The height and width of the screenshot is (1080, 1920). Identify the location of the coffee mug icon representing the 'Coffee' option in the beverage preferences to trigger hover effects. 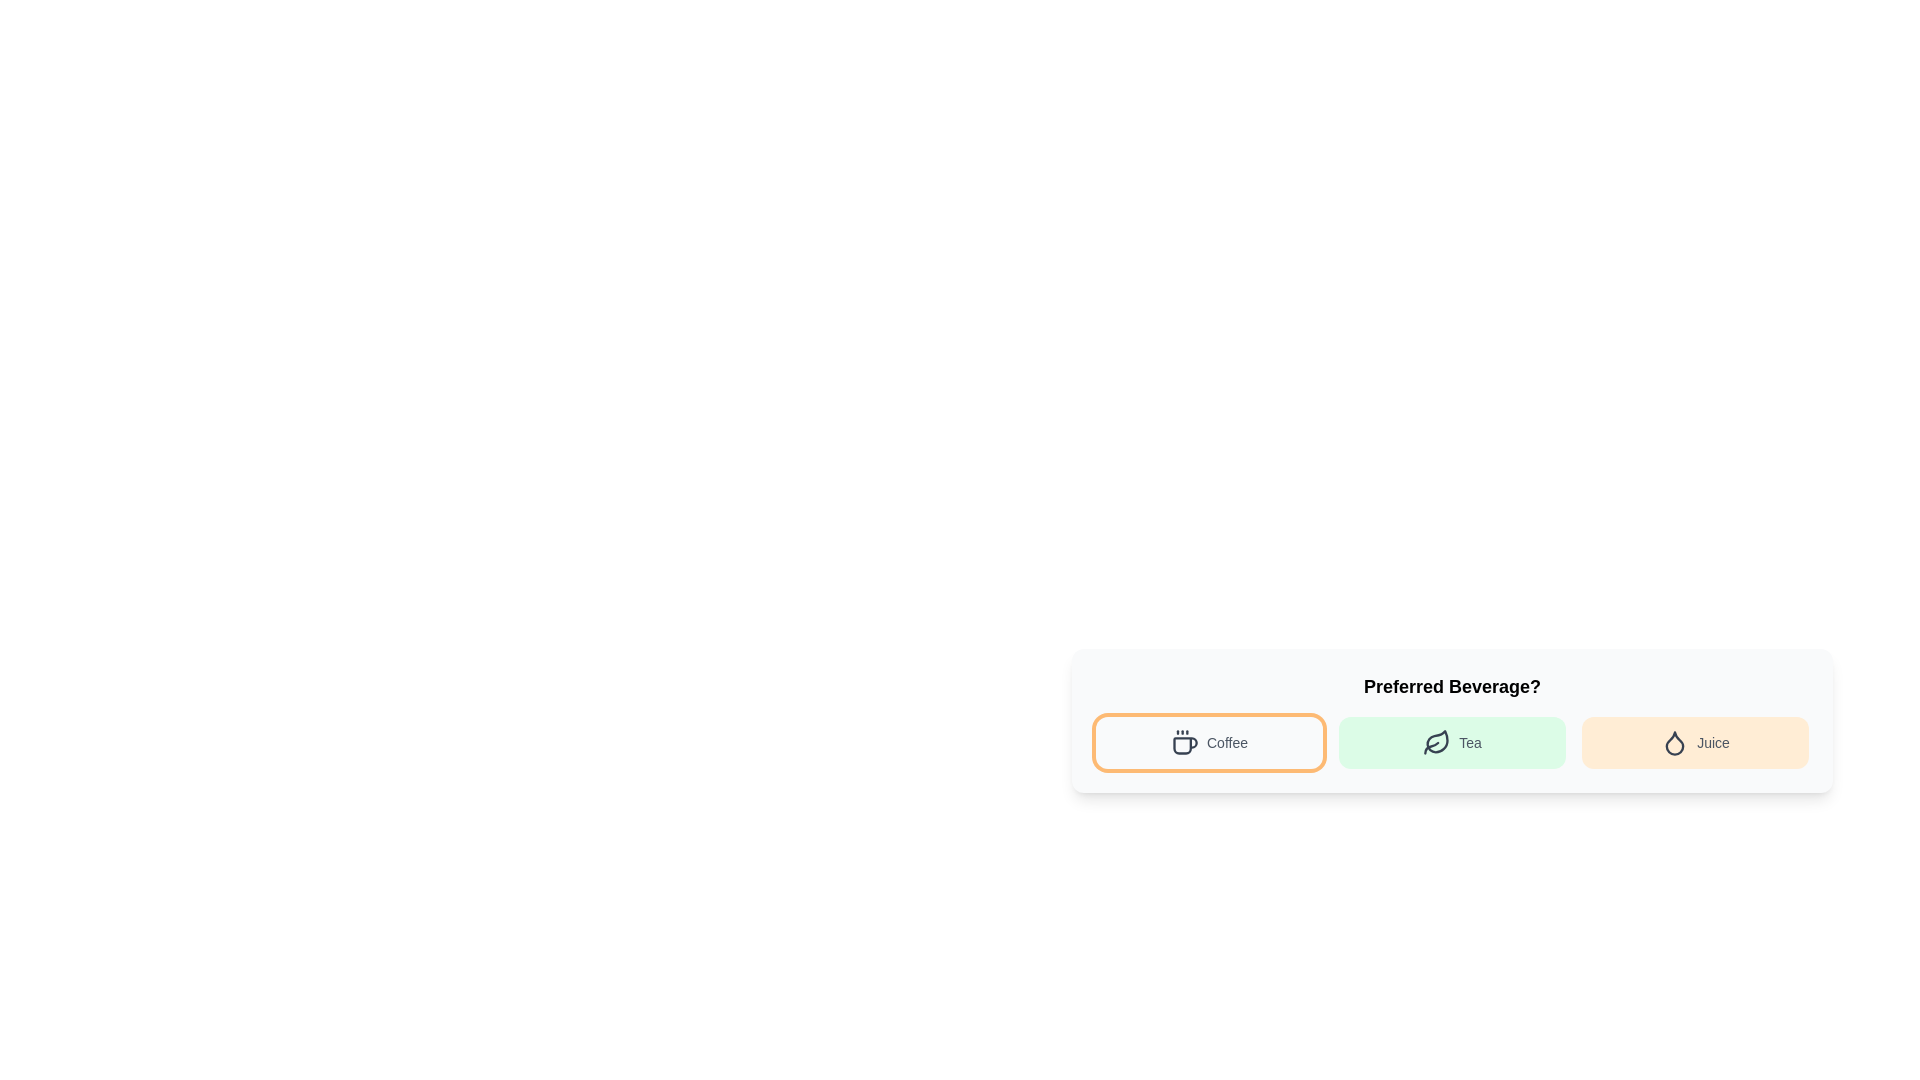
(1185, 745).